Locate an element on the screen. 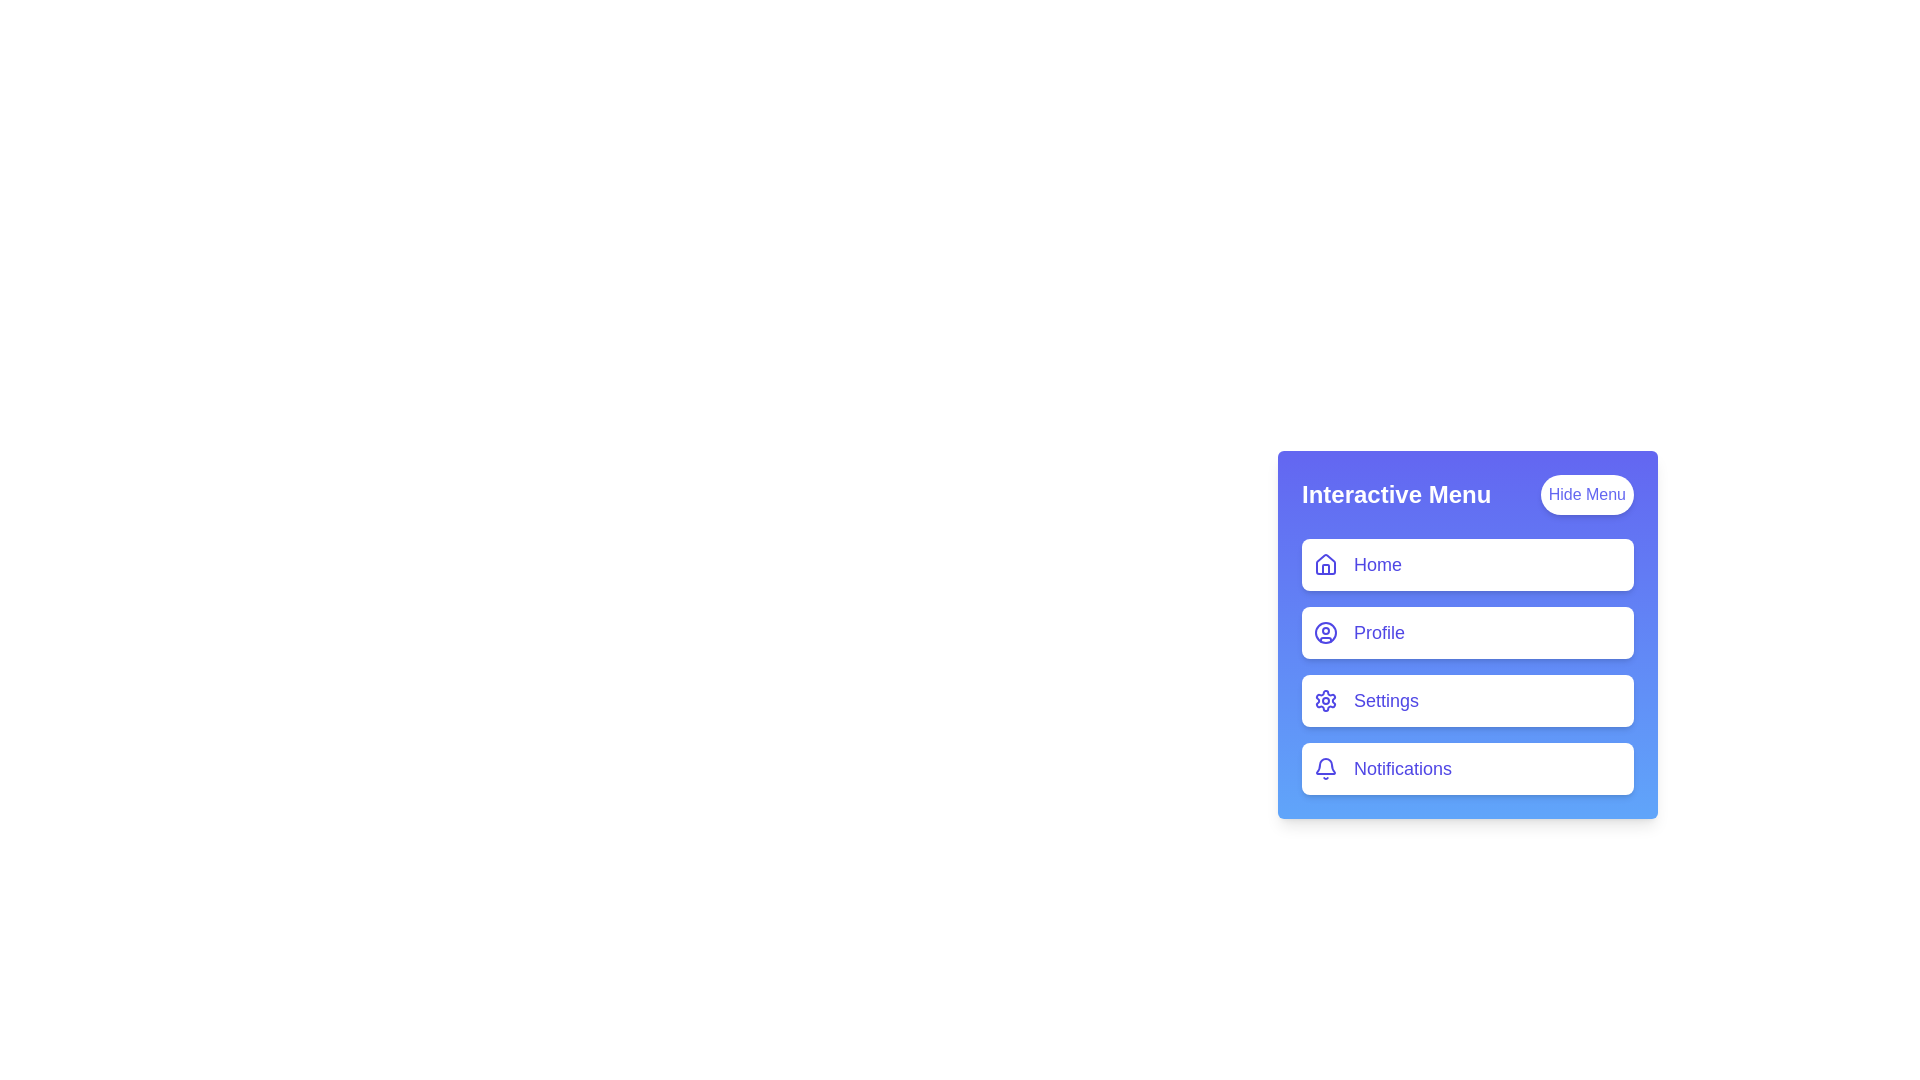  the menu item Home is located at coordinates (1468, 564).